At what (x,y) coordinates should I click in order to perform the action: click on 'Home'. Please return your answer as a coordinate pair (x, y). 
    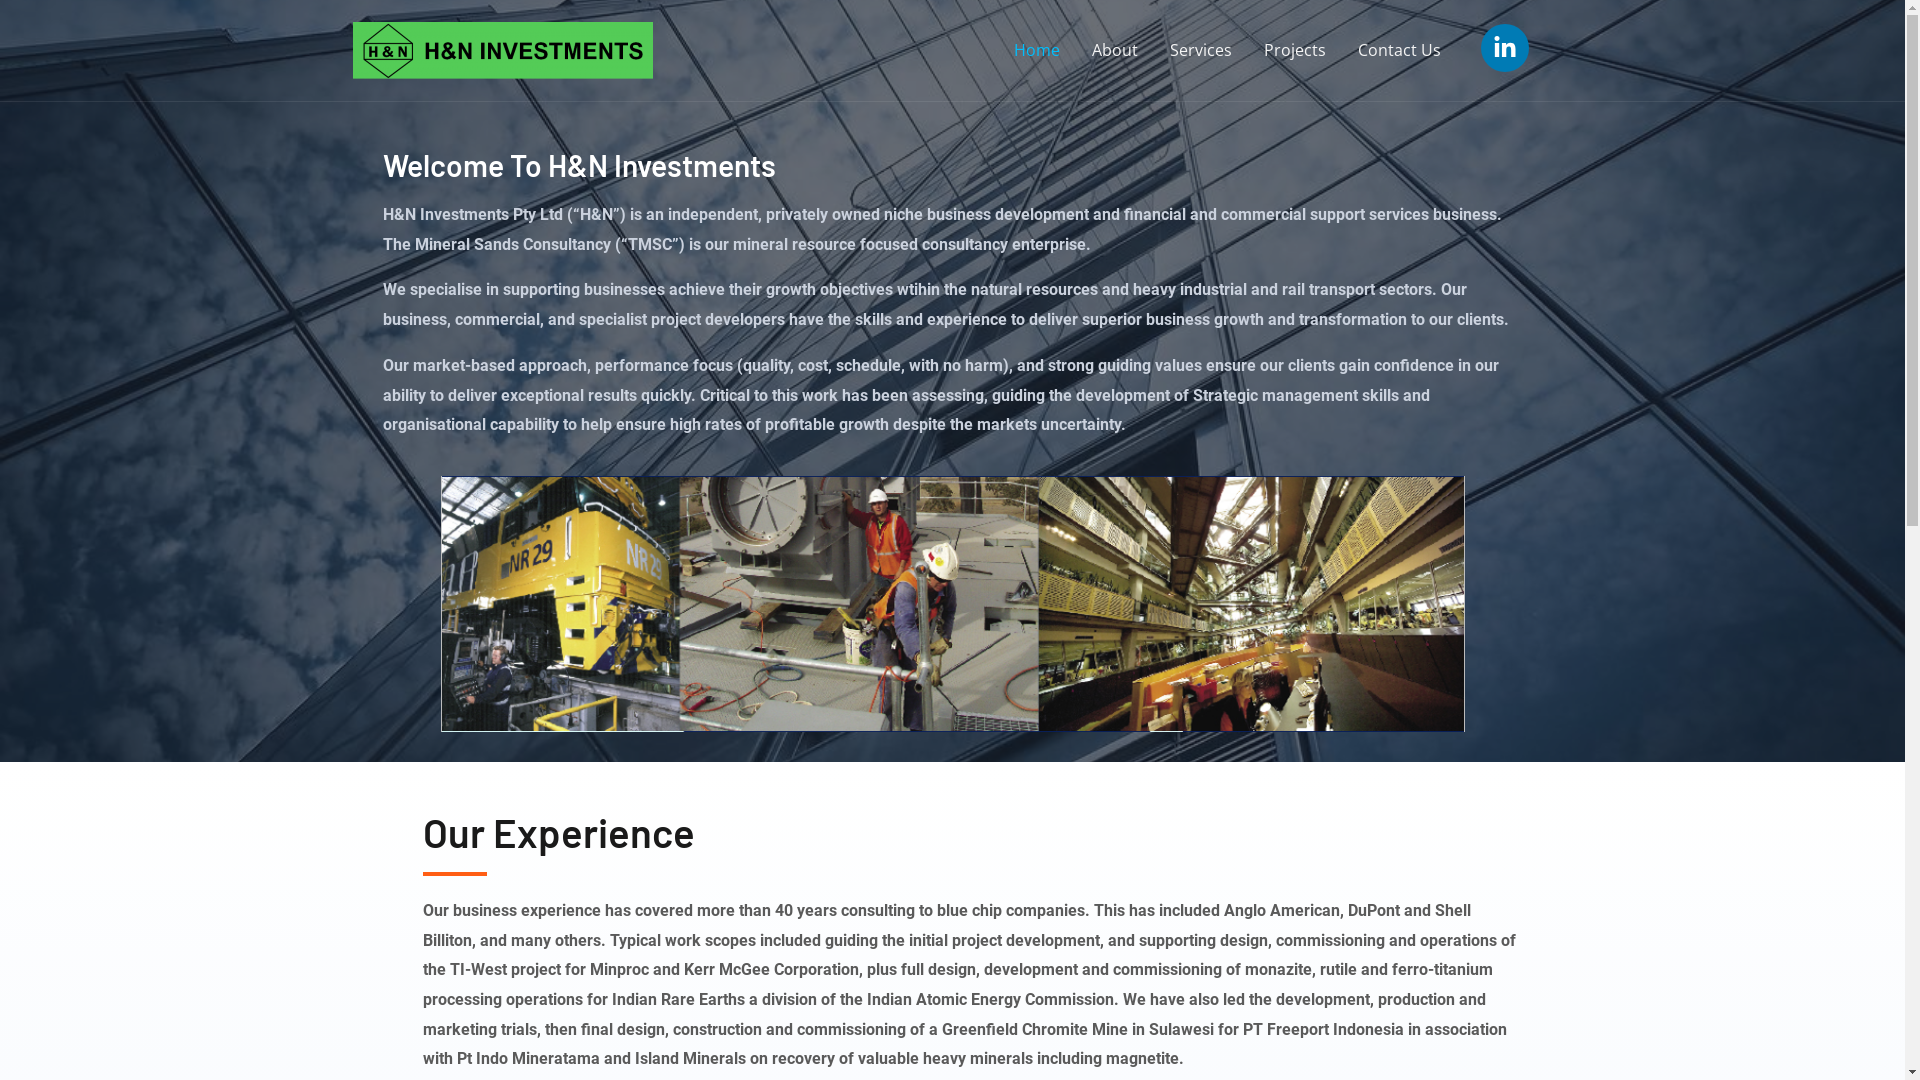
    Looking at the image, I should click on (1036, 49).